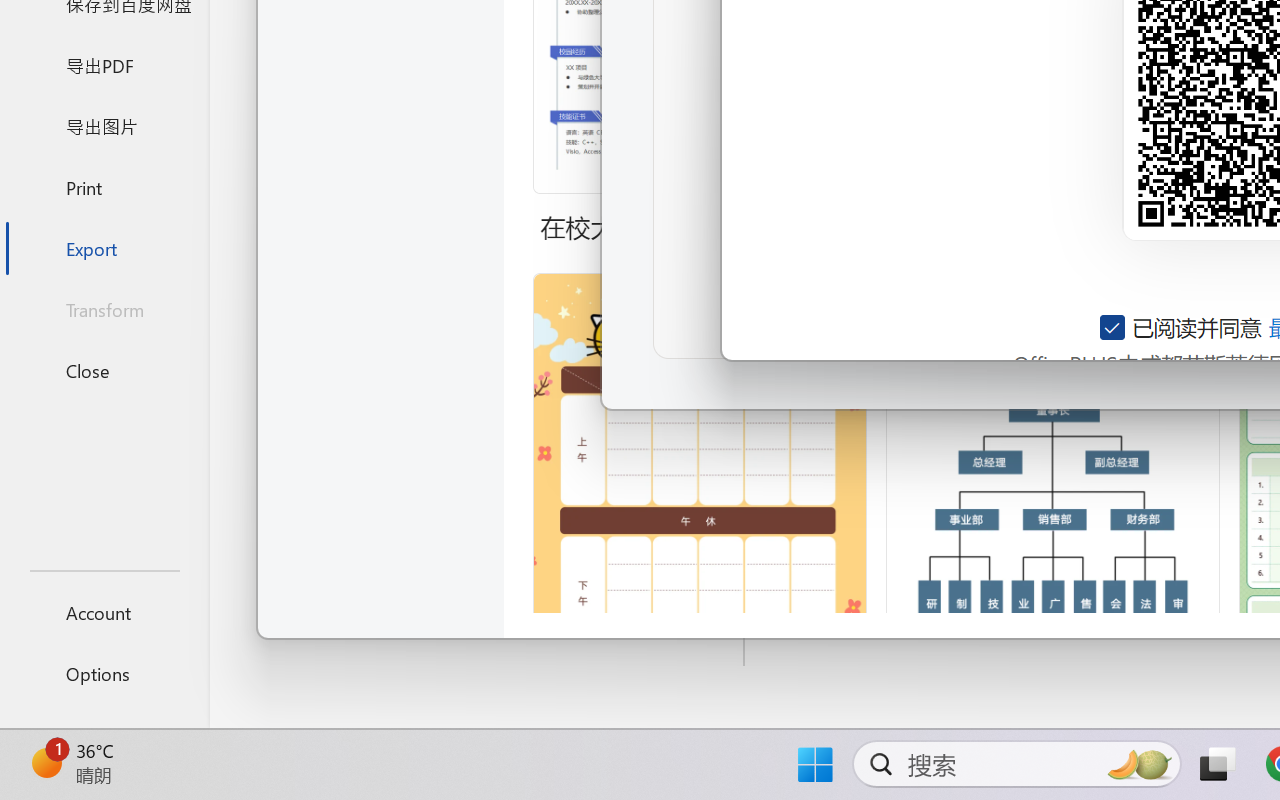  What do you see at coordinates (103, 247) in the screenshot?
I see `'Export'` at bounding box center [103, 247].